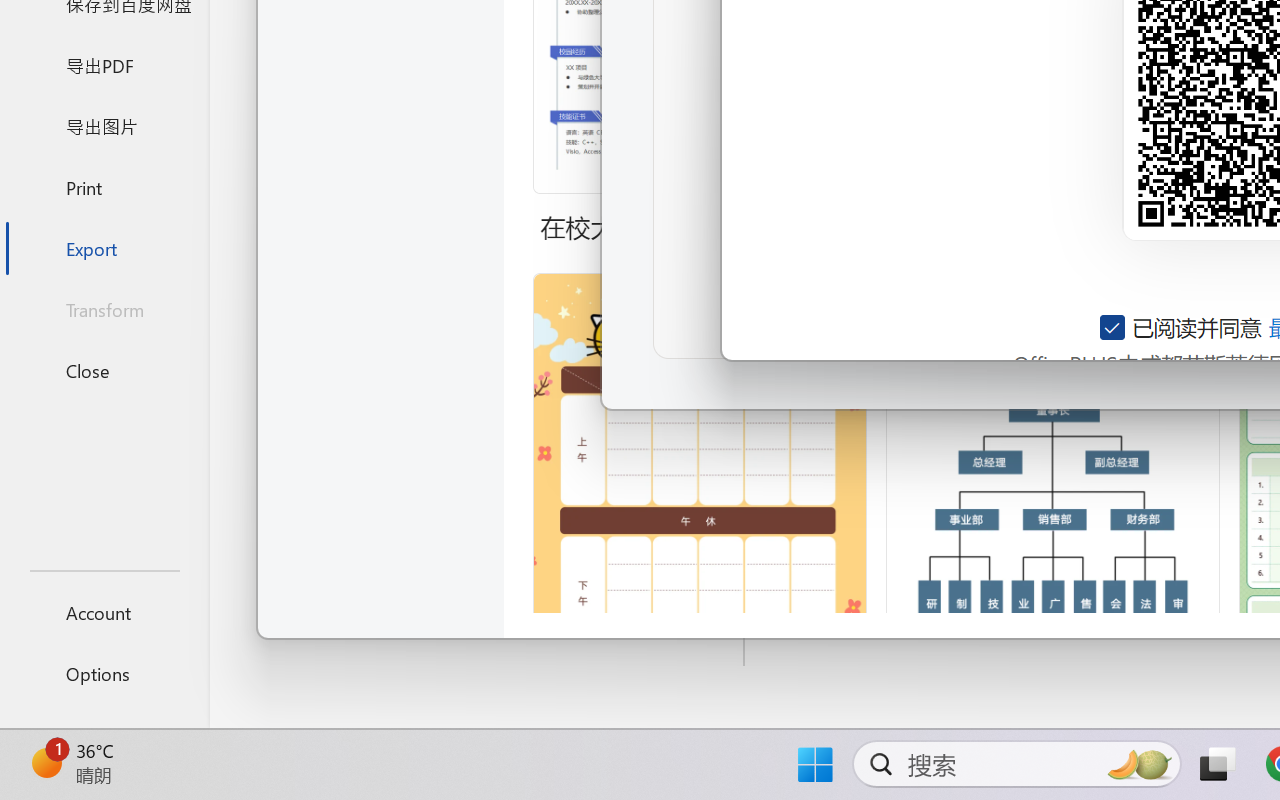  What do you see at coordinates (103, 247) in the screenshot?
I see `'Export'` at bounding box center [103, 247].